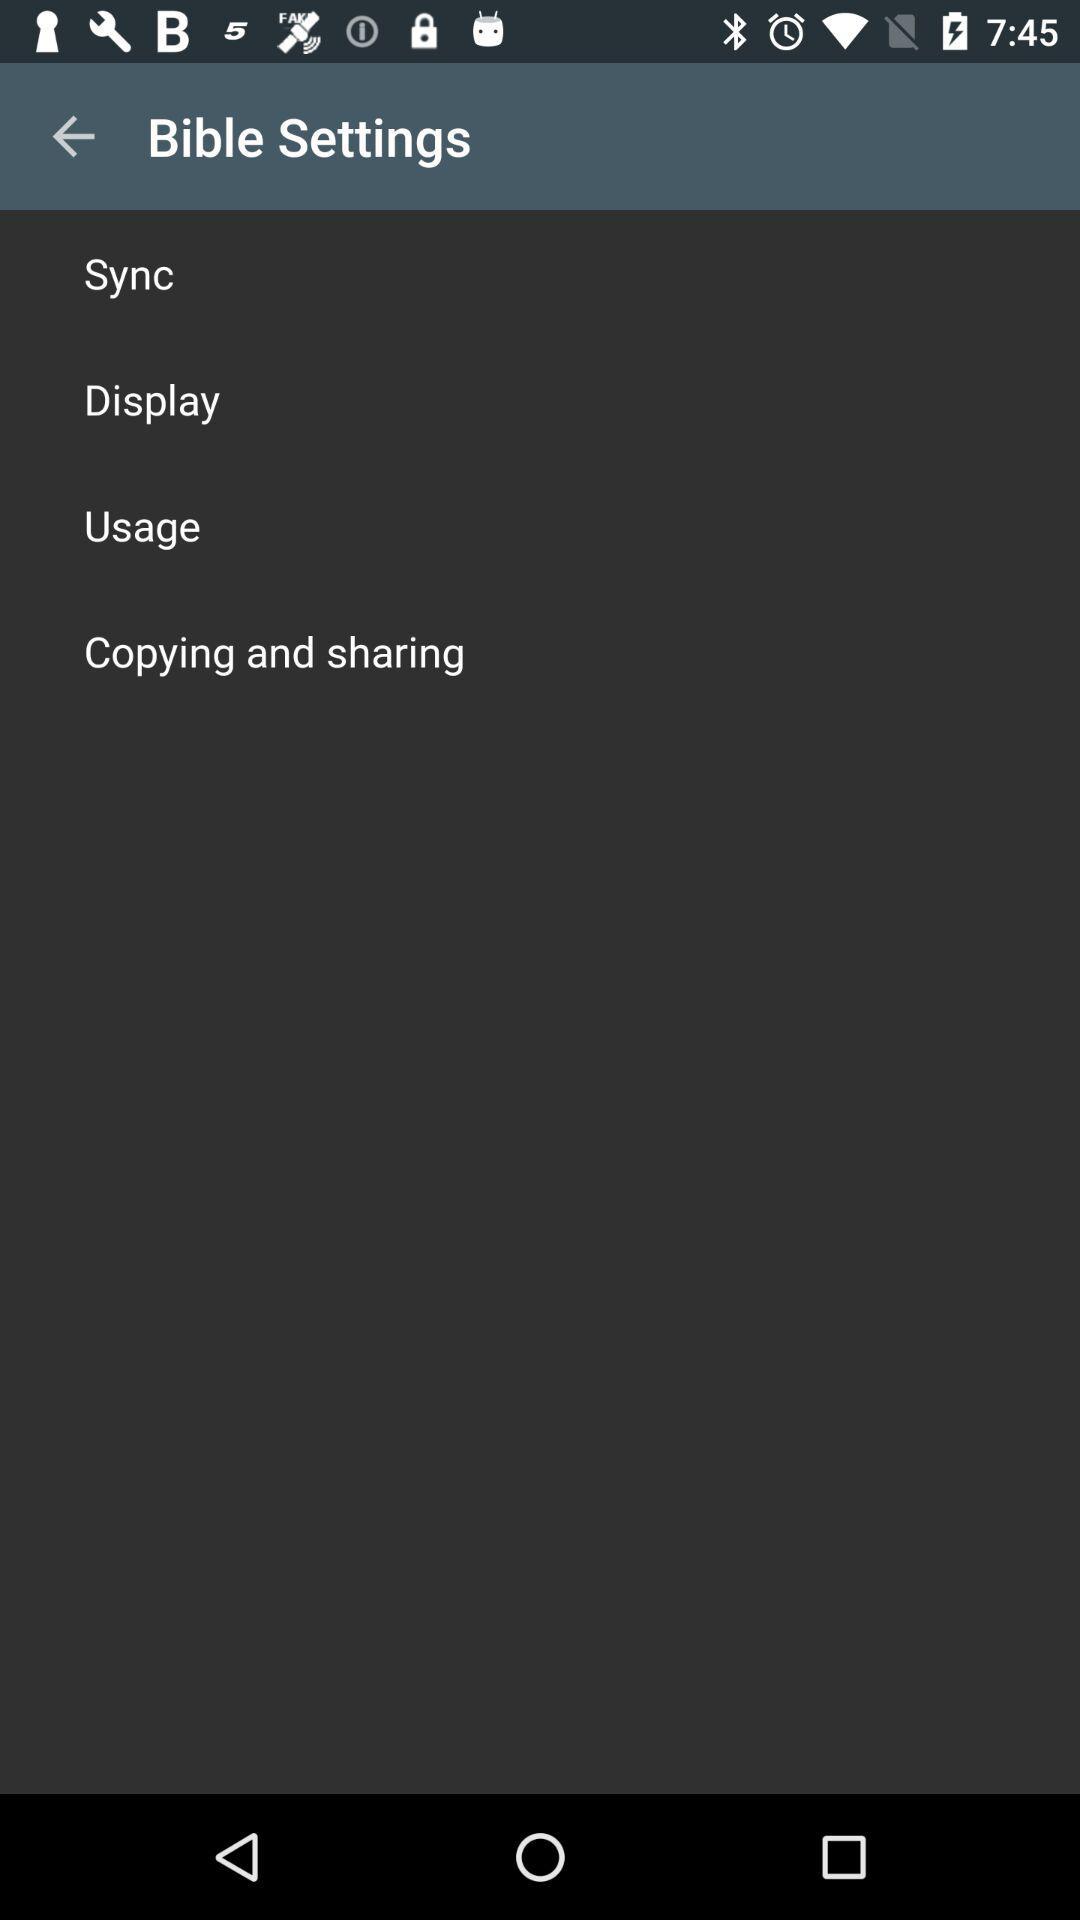 The image size is (1080, 1920). Describe the element at coordinates (72, 135) in the screenshot. I see `icon to the left of the bible settings` at that location.